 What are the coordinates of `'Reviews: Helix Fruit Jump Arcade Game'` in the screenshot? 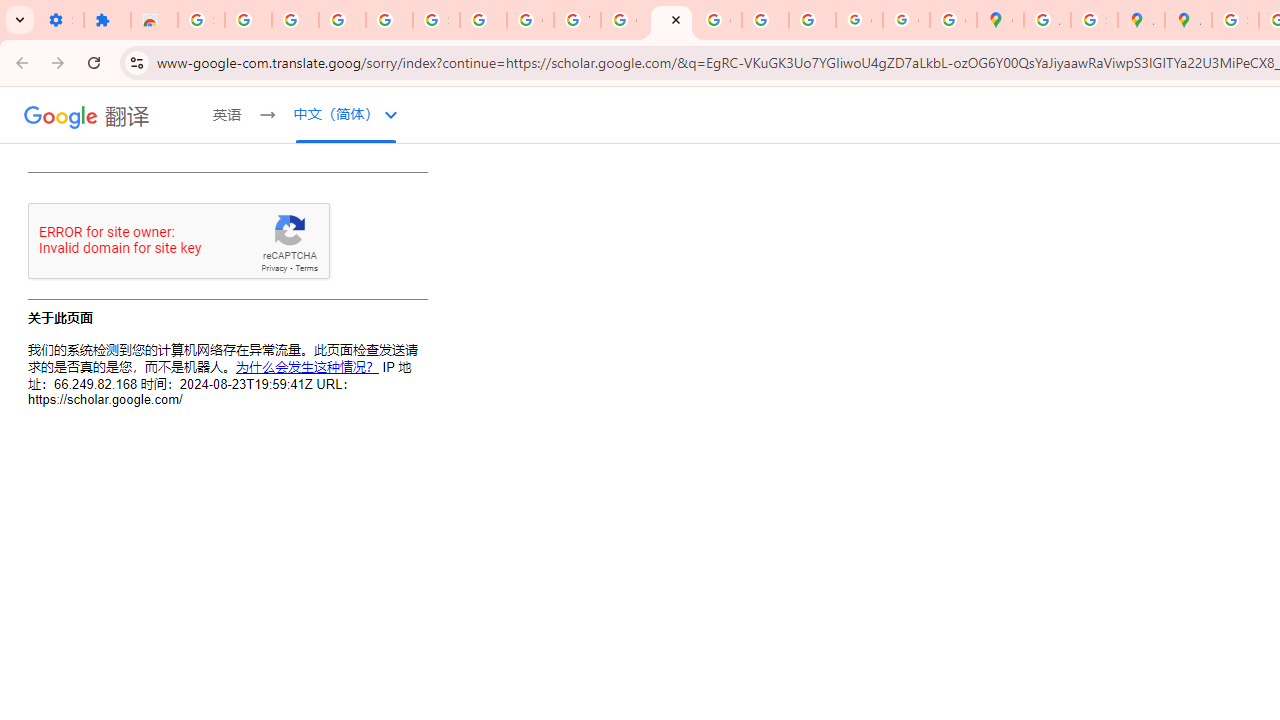 It's located at (153, 20).